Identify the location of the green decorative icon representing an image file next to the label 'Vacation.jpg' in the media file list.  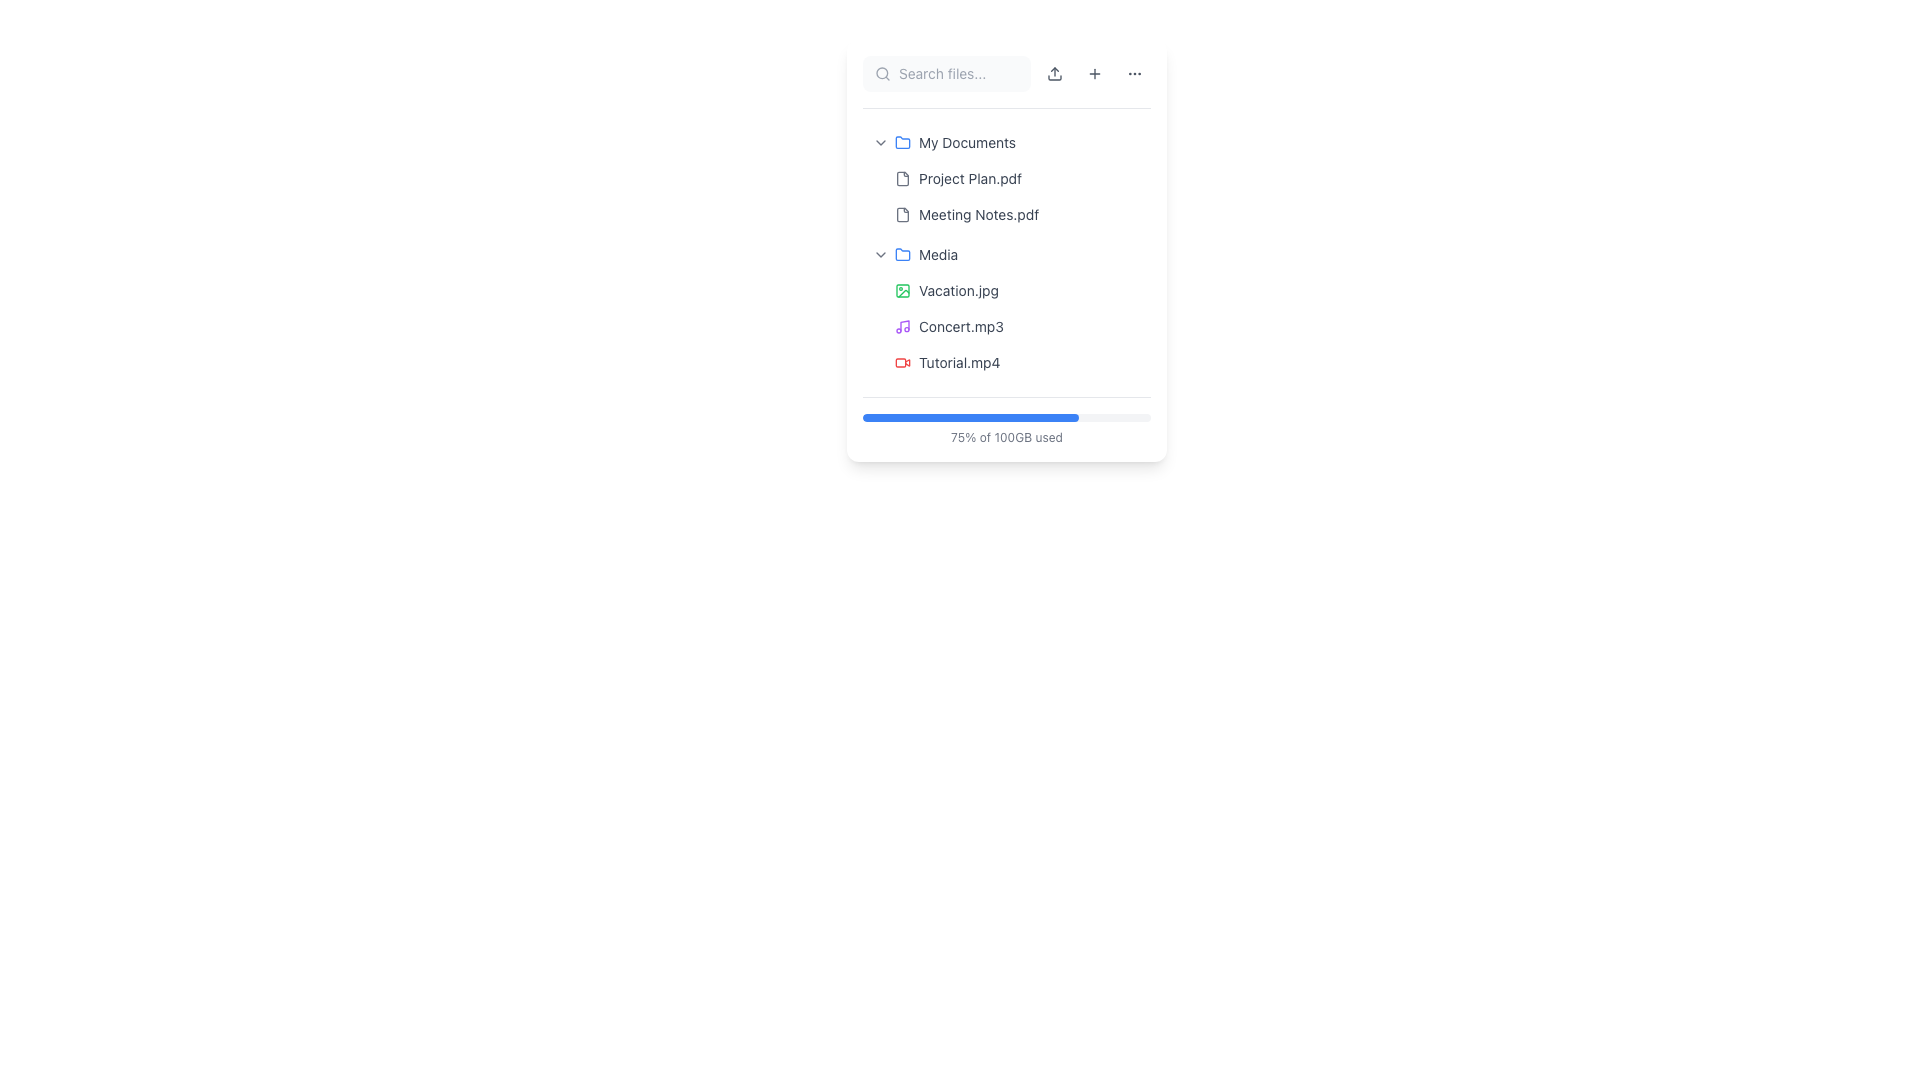
(901, 290).